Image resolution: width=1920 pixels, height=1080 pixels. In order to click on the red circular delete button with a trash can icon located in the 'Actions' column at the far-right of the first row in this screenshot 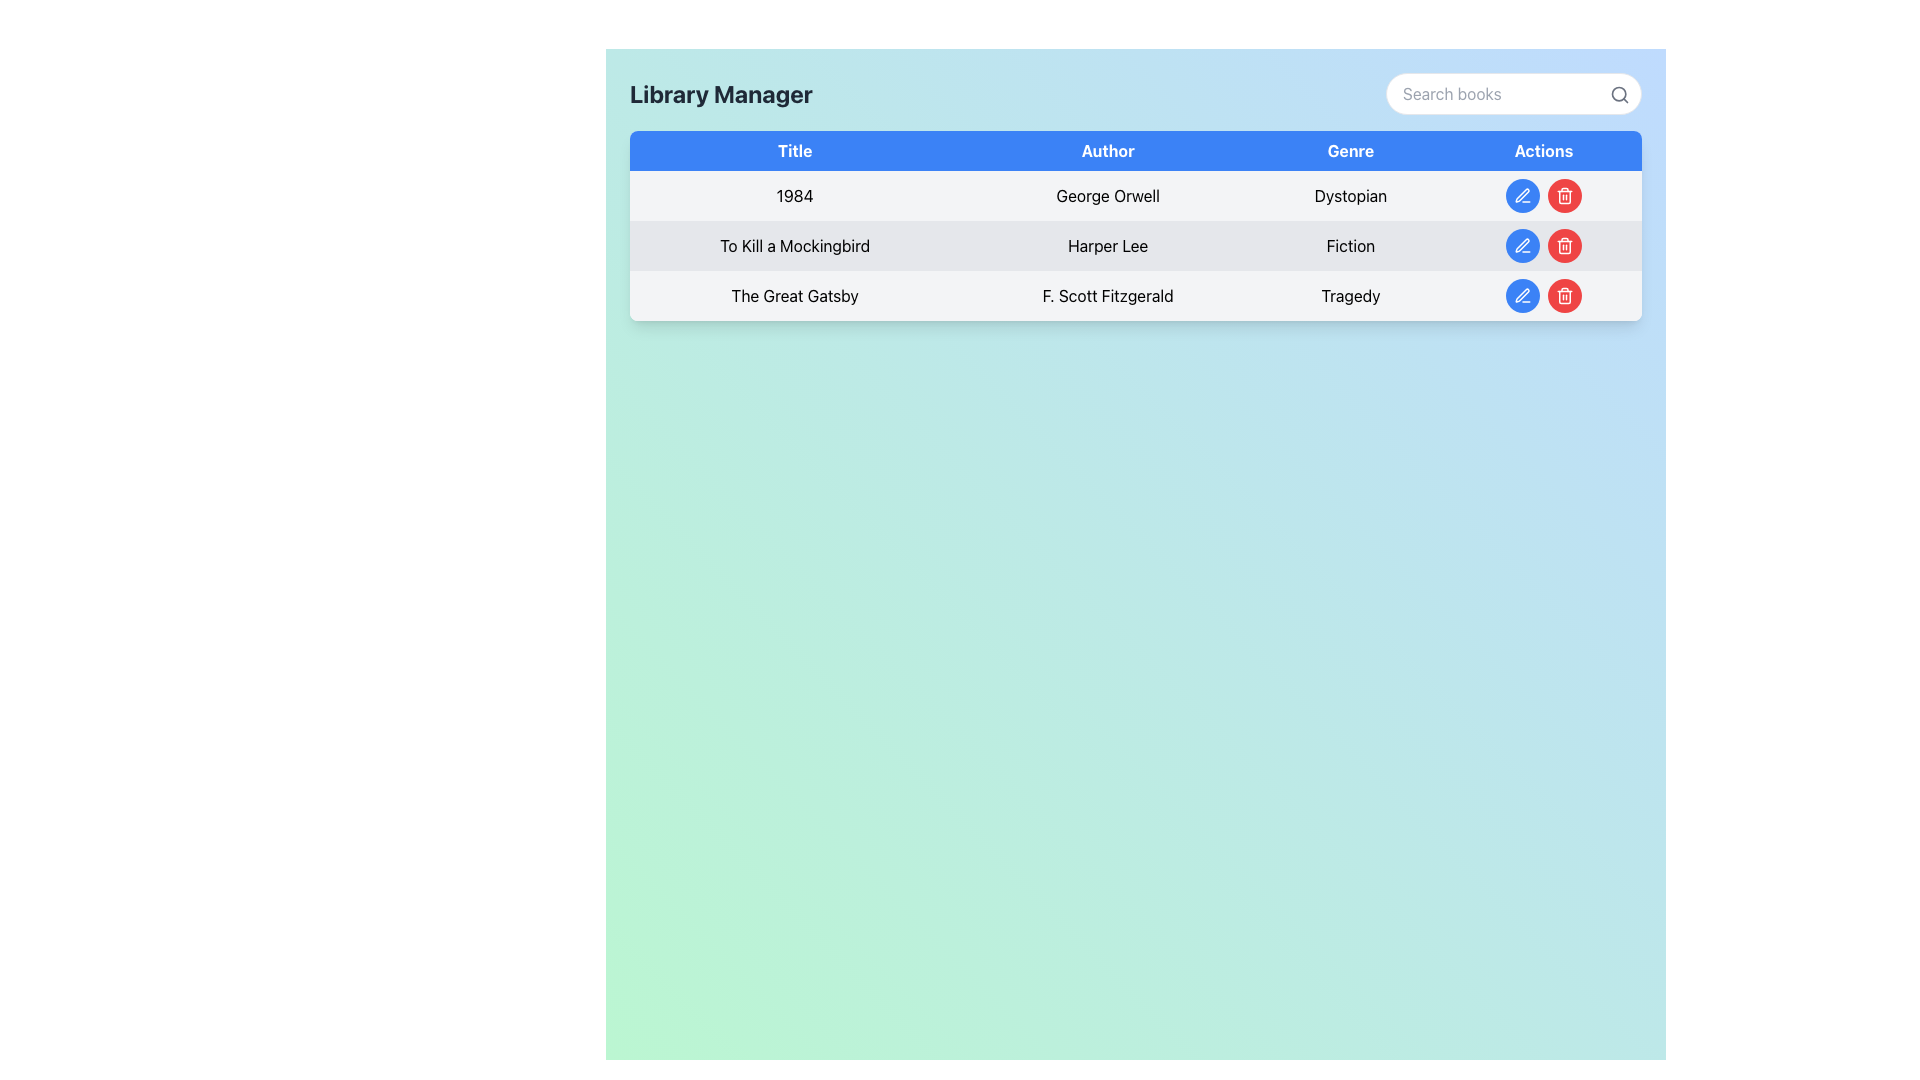, I will do `click(1563, 196)`.